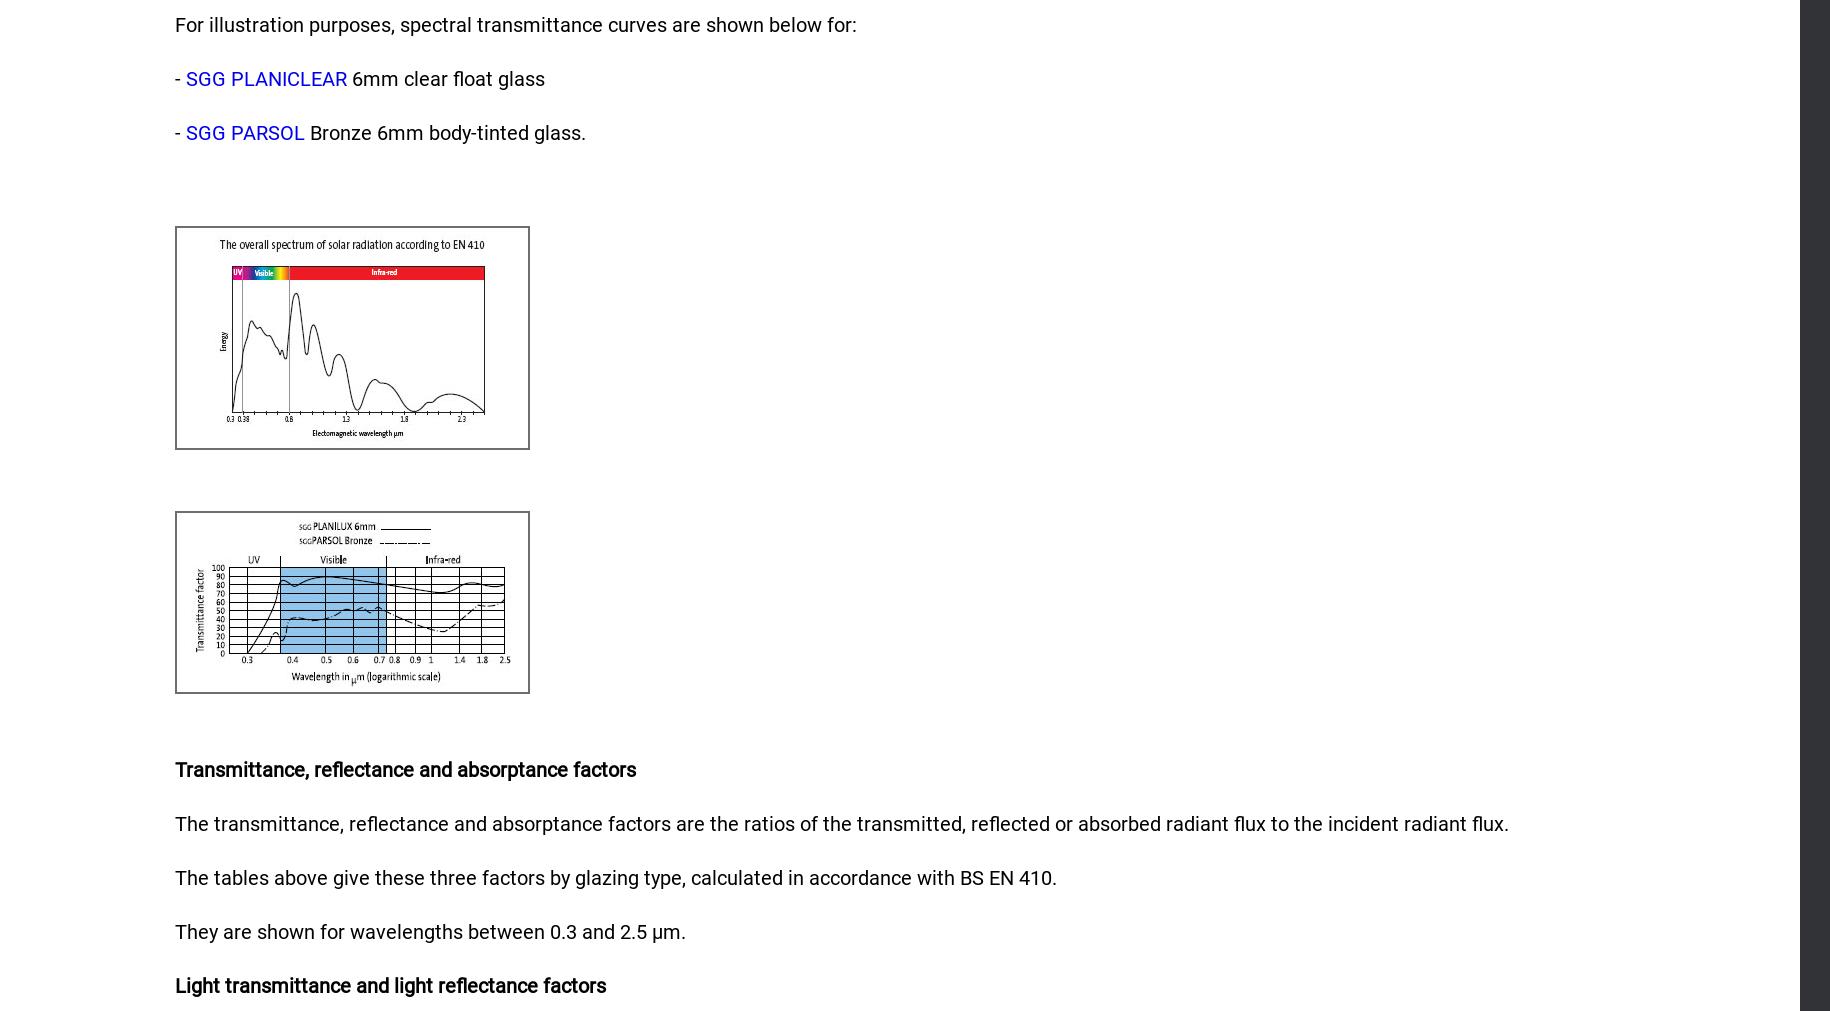 This screenshot has width=1830, height=1011. What do you see at coordinates (614, 877) in the screenshot?
I see `'The tables above give these three factors by glazing type, calculated in accordance with BS EN 410.'` at bounding box center [614, 877].